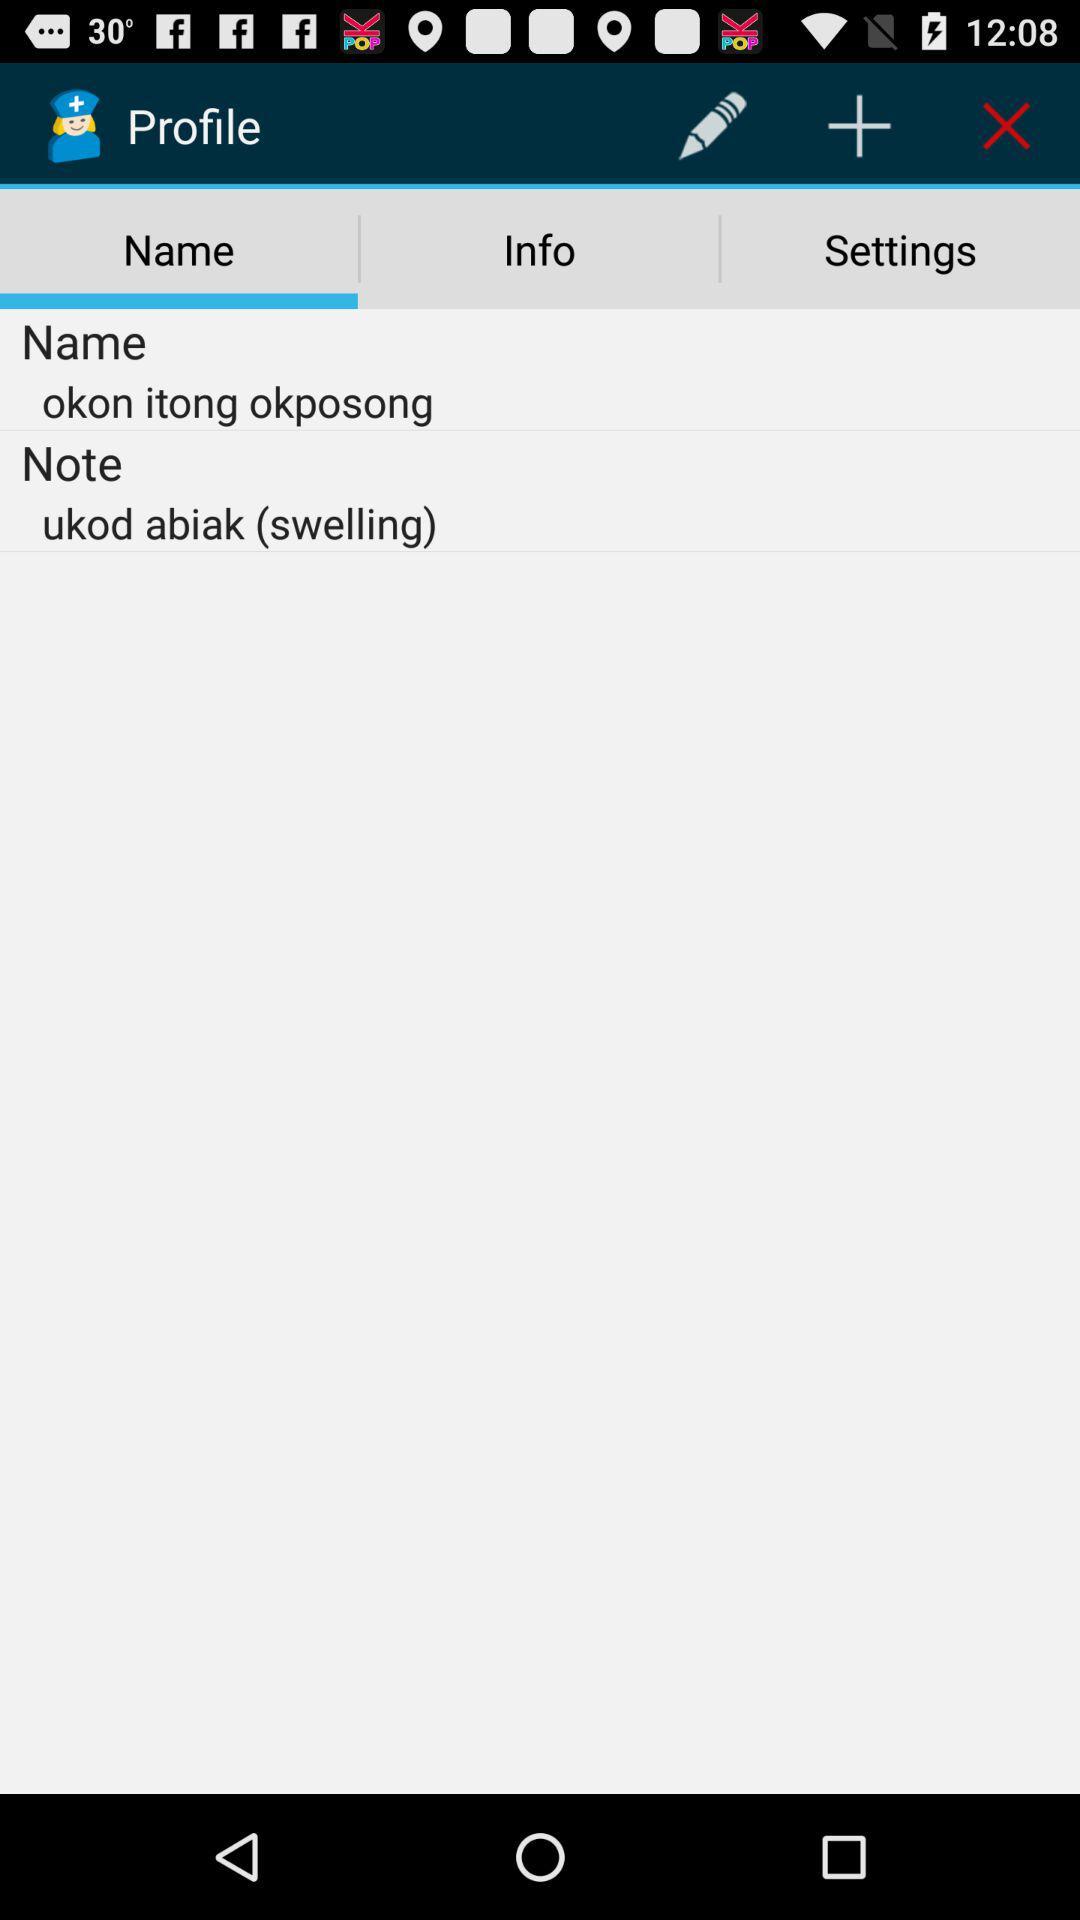  I want to click on item next to the settings, so click(538, 248).